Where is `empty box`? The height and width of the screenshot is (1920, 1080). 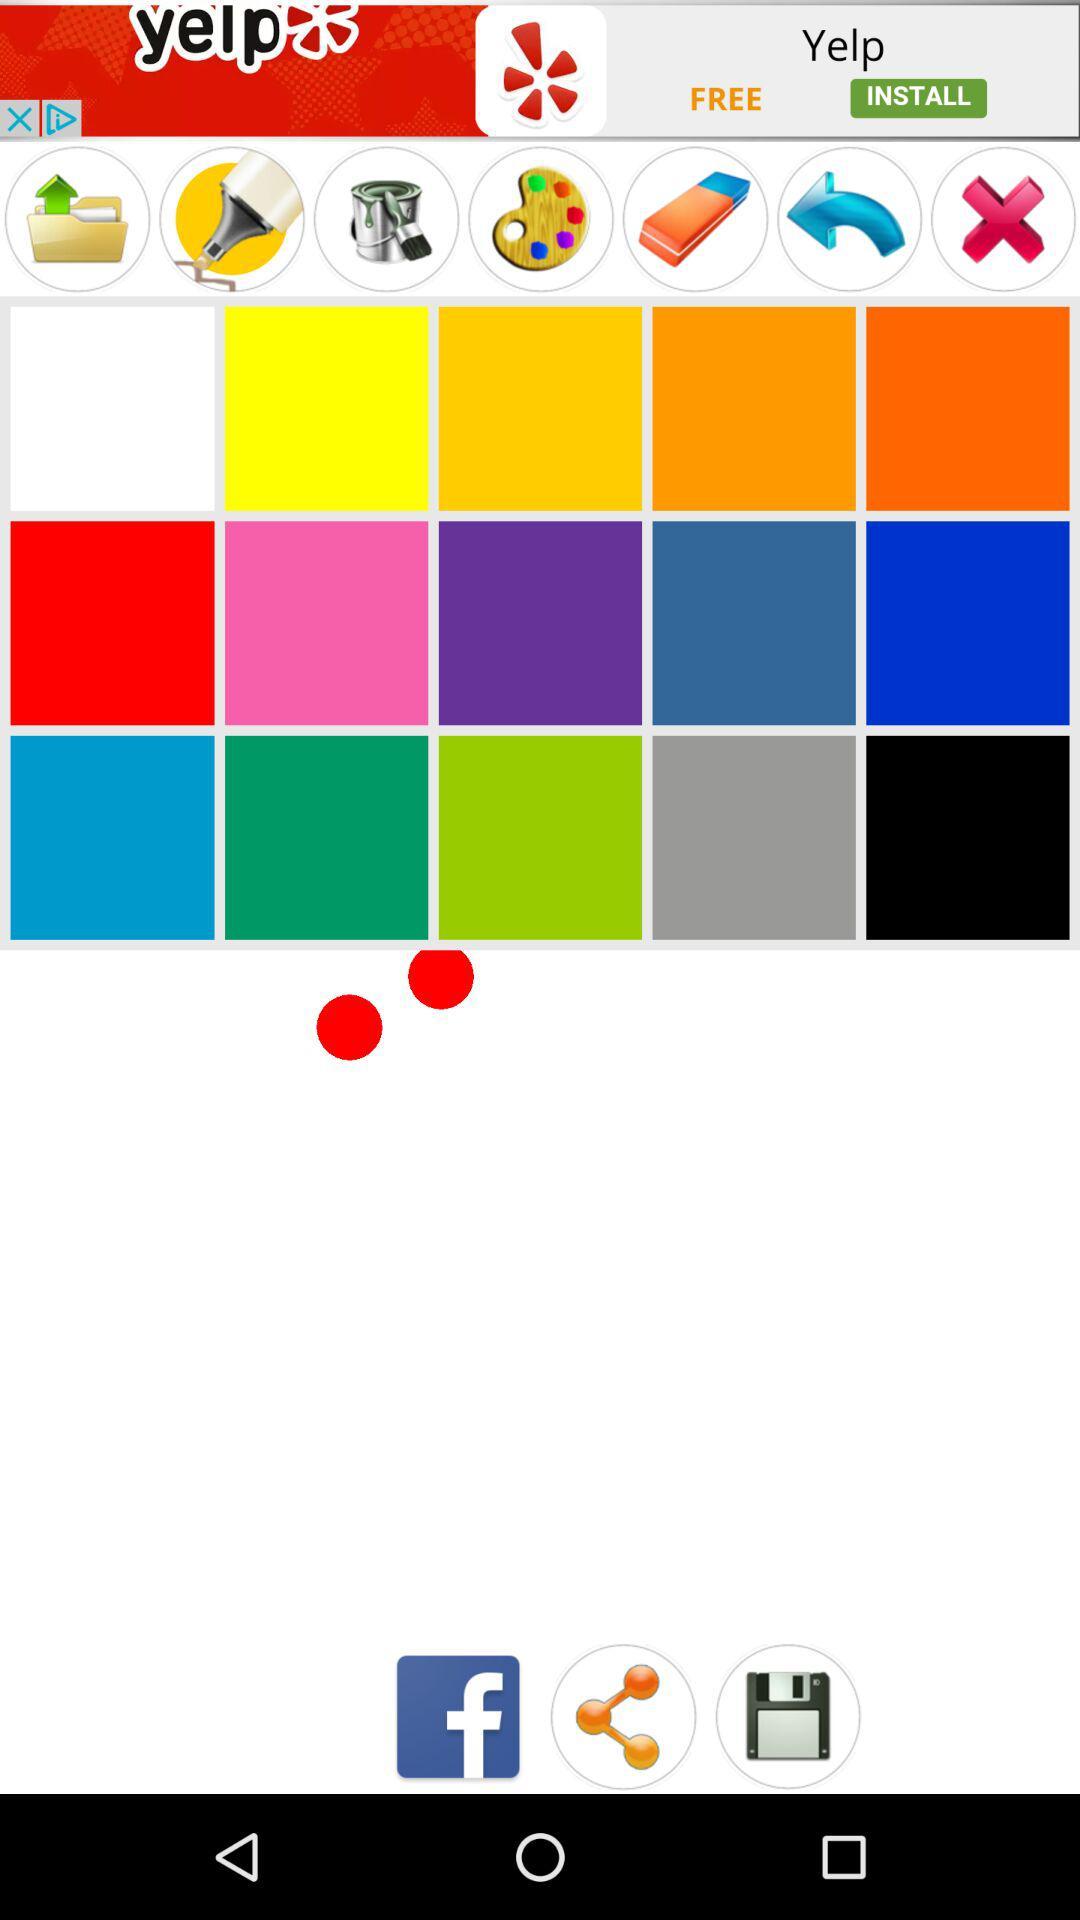 empty box is located at coordinates (112, 407).